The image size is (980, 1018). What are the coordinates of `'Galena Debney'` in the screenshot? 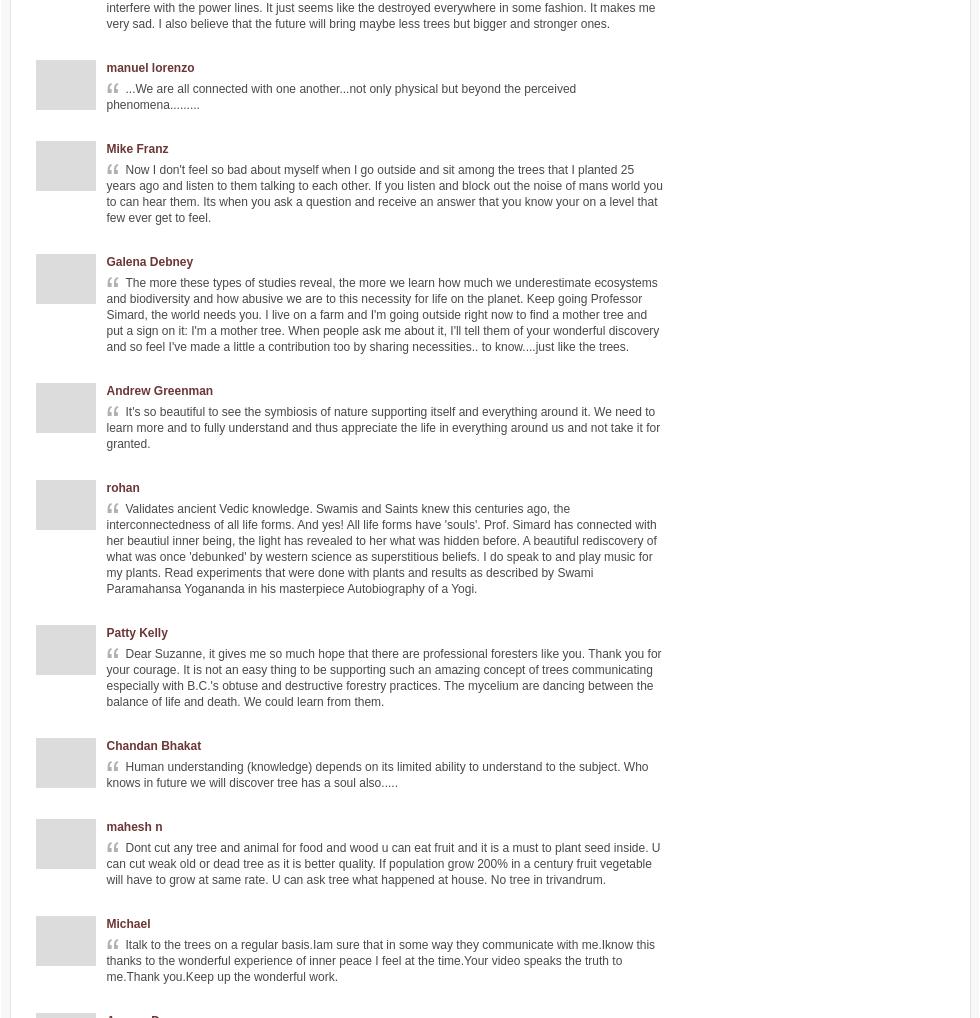 It's located at (106, 262).